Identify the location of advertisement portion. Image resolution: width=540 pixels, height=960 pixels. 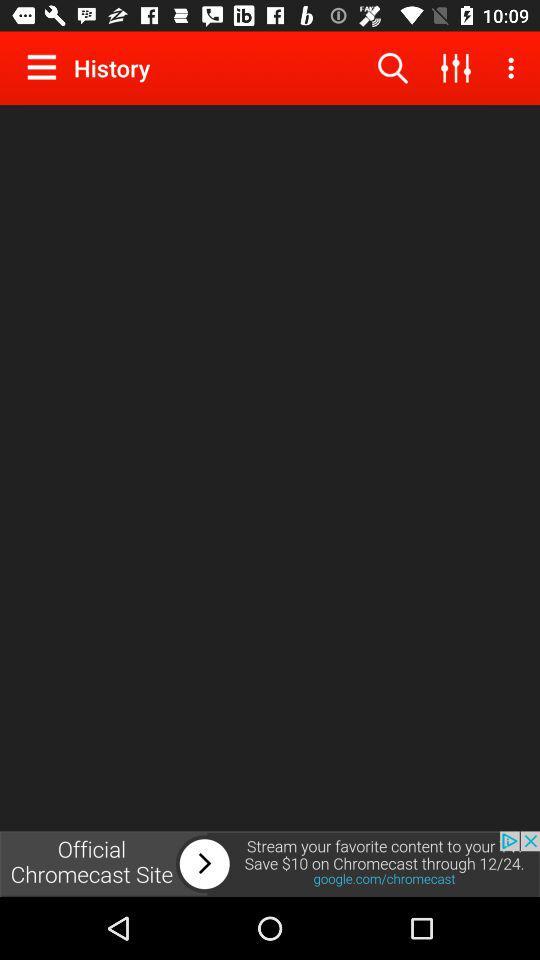
(270, 863).